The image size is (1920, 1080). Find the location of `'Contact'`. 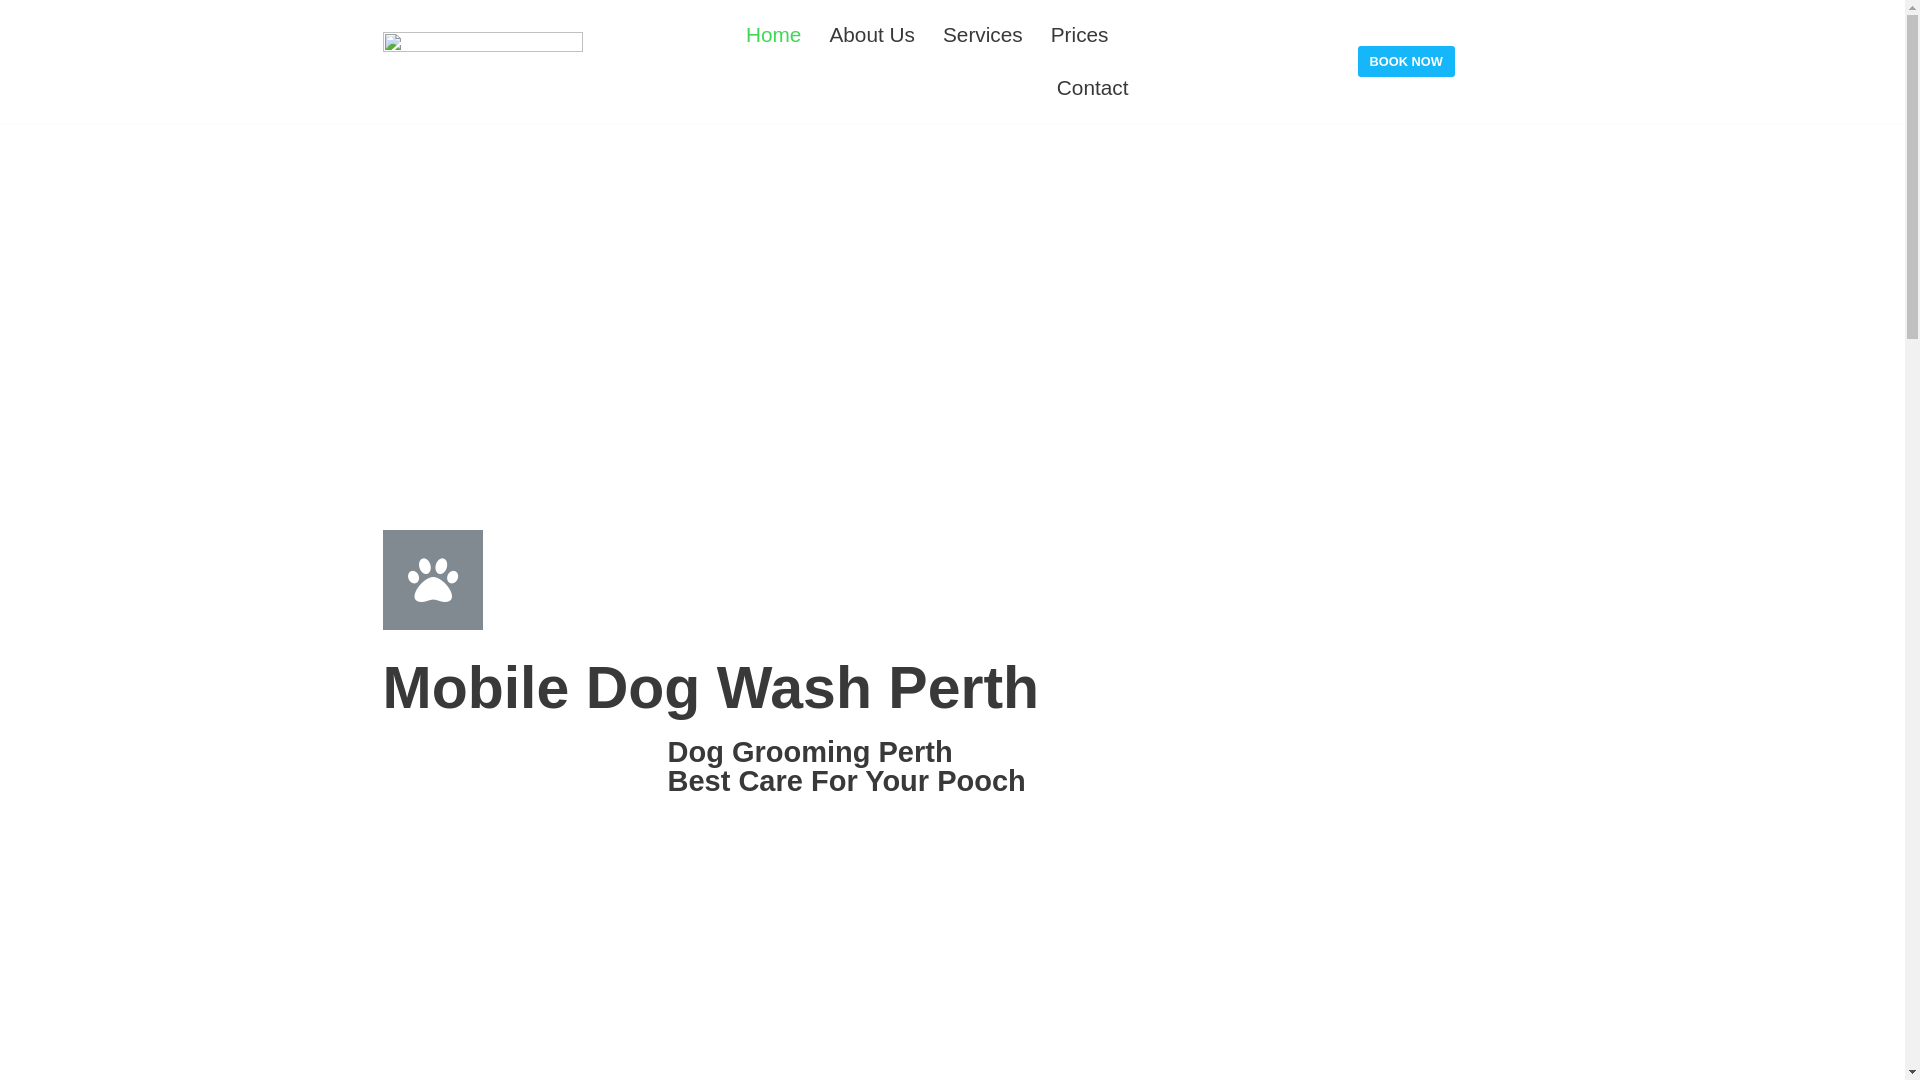

'Contact' is located at coordinates (1092, 86).